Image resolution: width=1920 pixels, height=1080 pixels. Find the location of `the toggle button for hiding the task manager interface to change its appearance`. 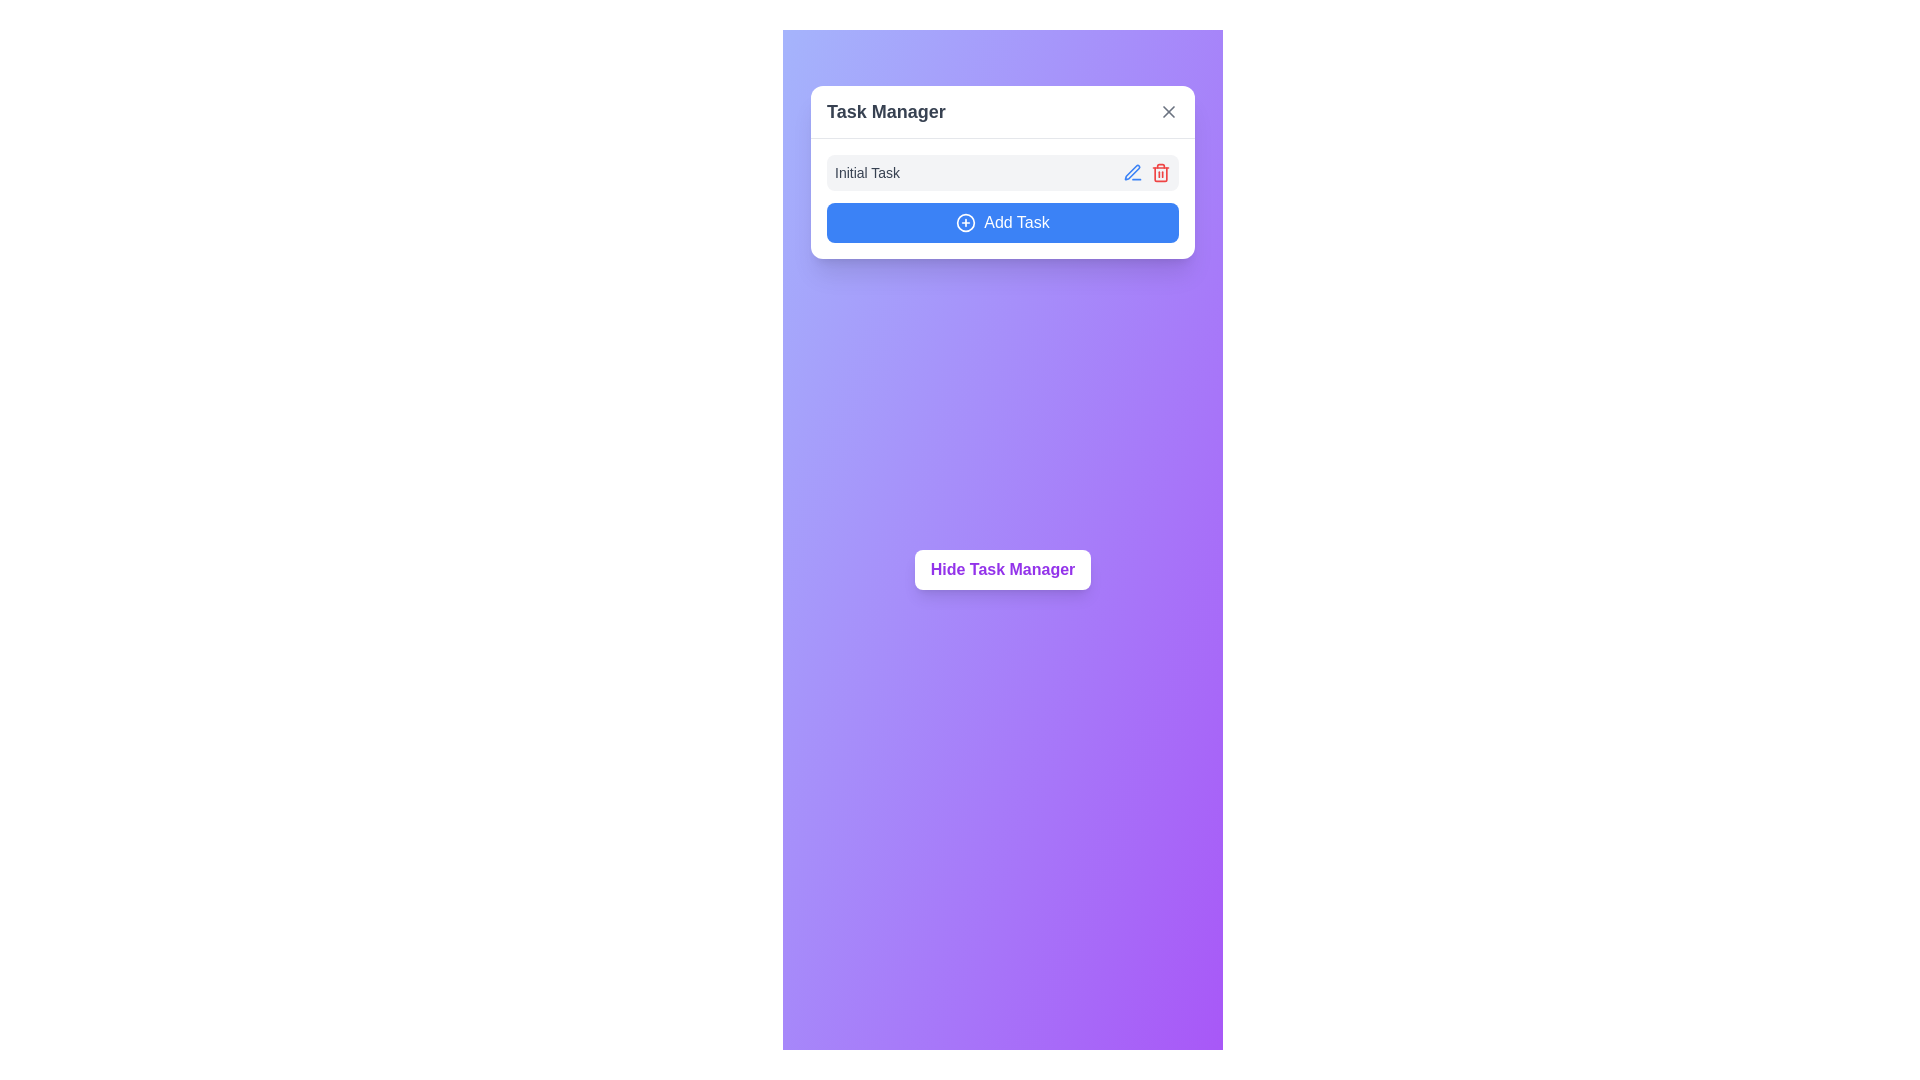

the toggle button for hiding the task manager interface to change its appearance is located at coordinates (1003, 570).